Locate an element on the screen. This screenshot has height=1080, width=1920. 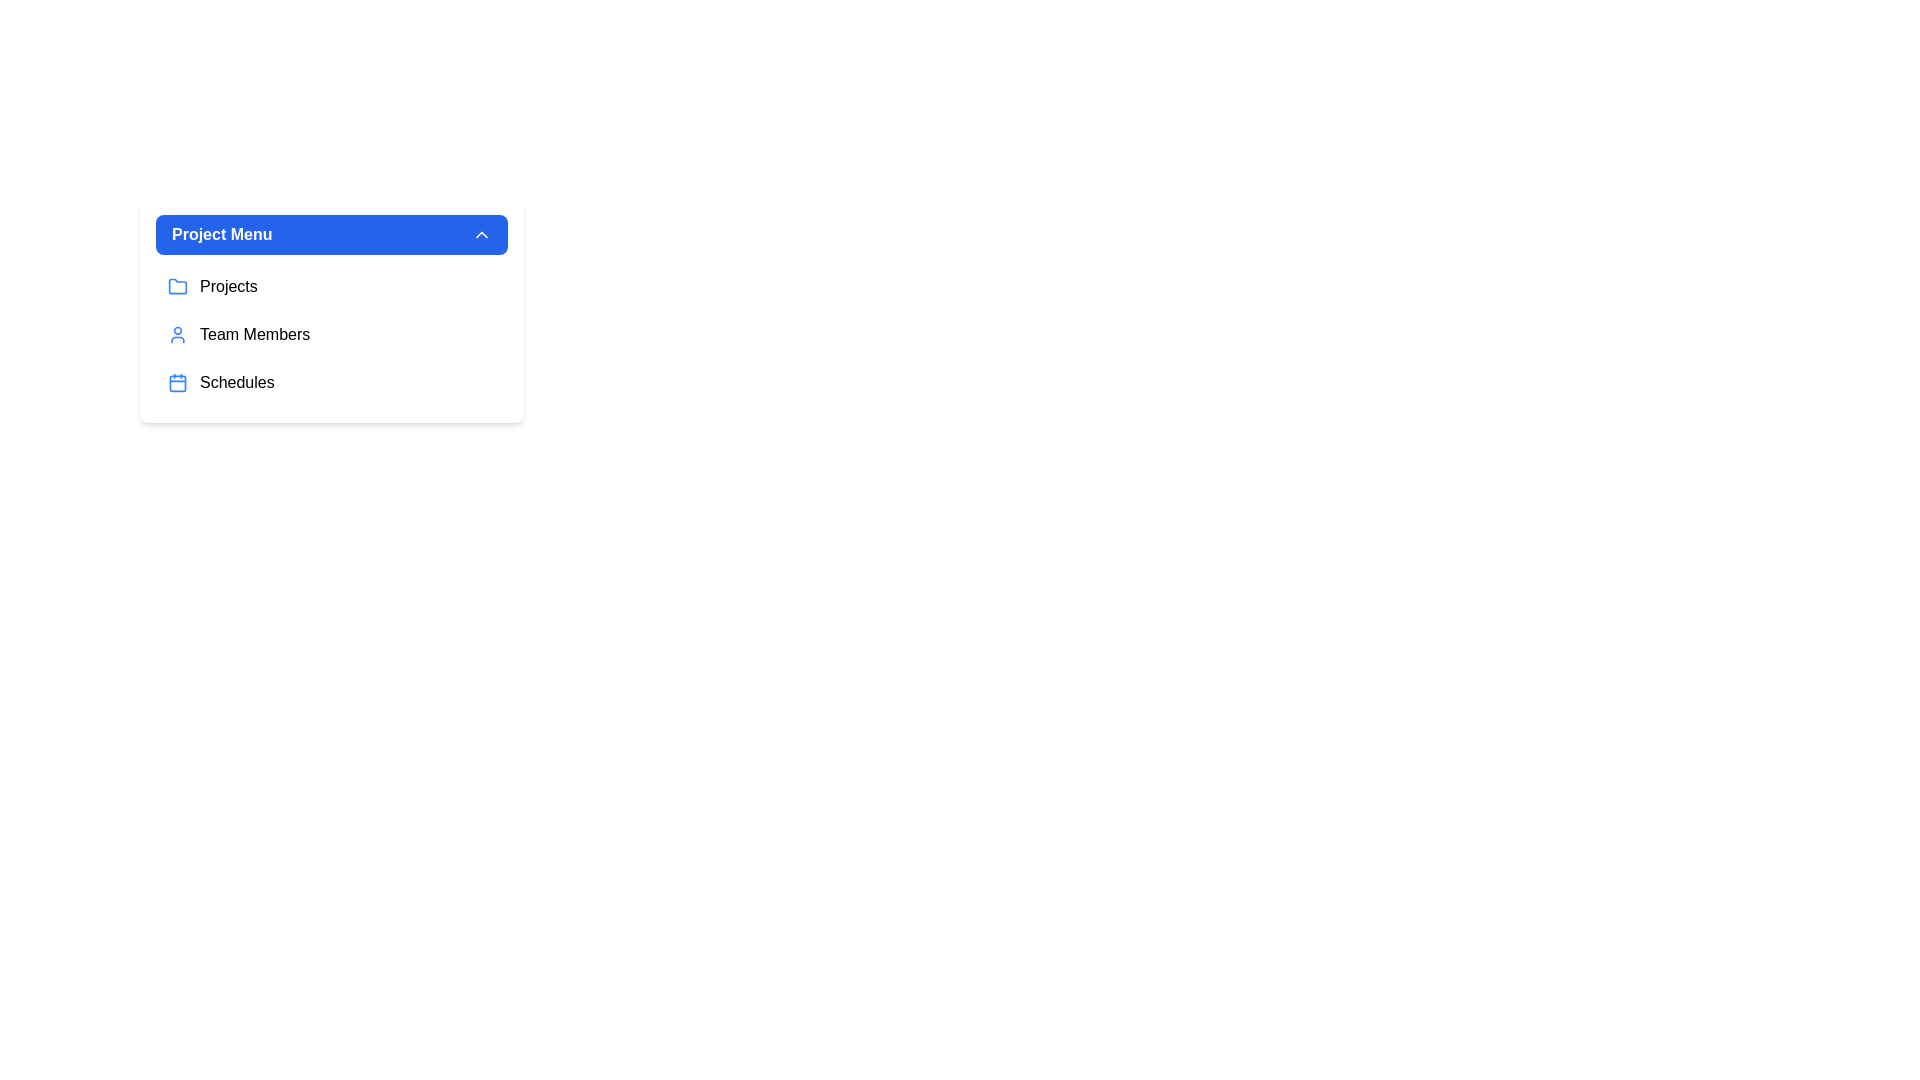
the 'Projects' item in the menu is located at coordinates (331, 286).